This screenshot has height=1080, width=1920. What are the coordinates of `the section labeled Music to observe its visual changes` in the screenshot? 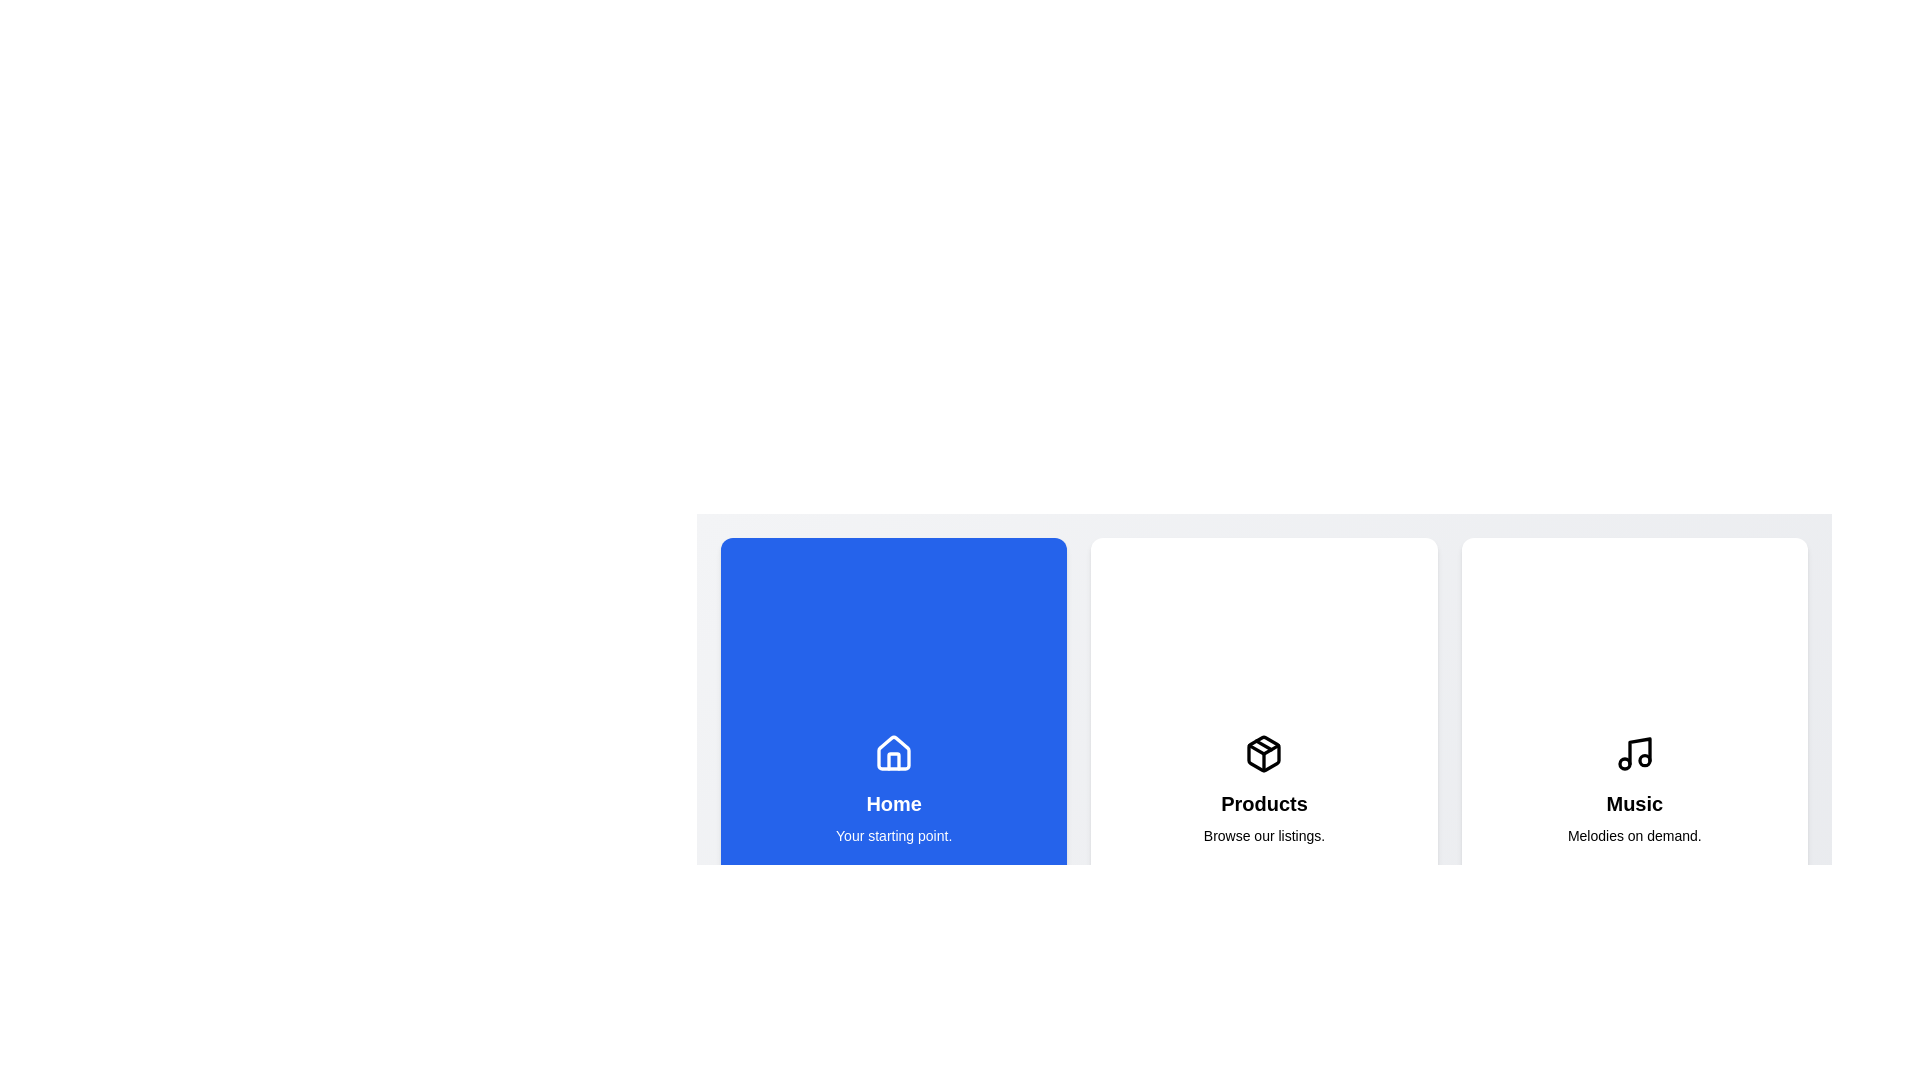 It's located at (1633, 789).